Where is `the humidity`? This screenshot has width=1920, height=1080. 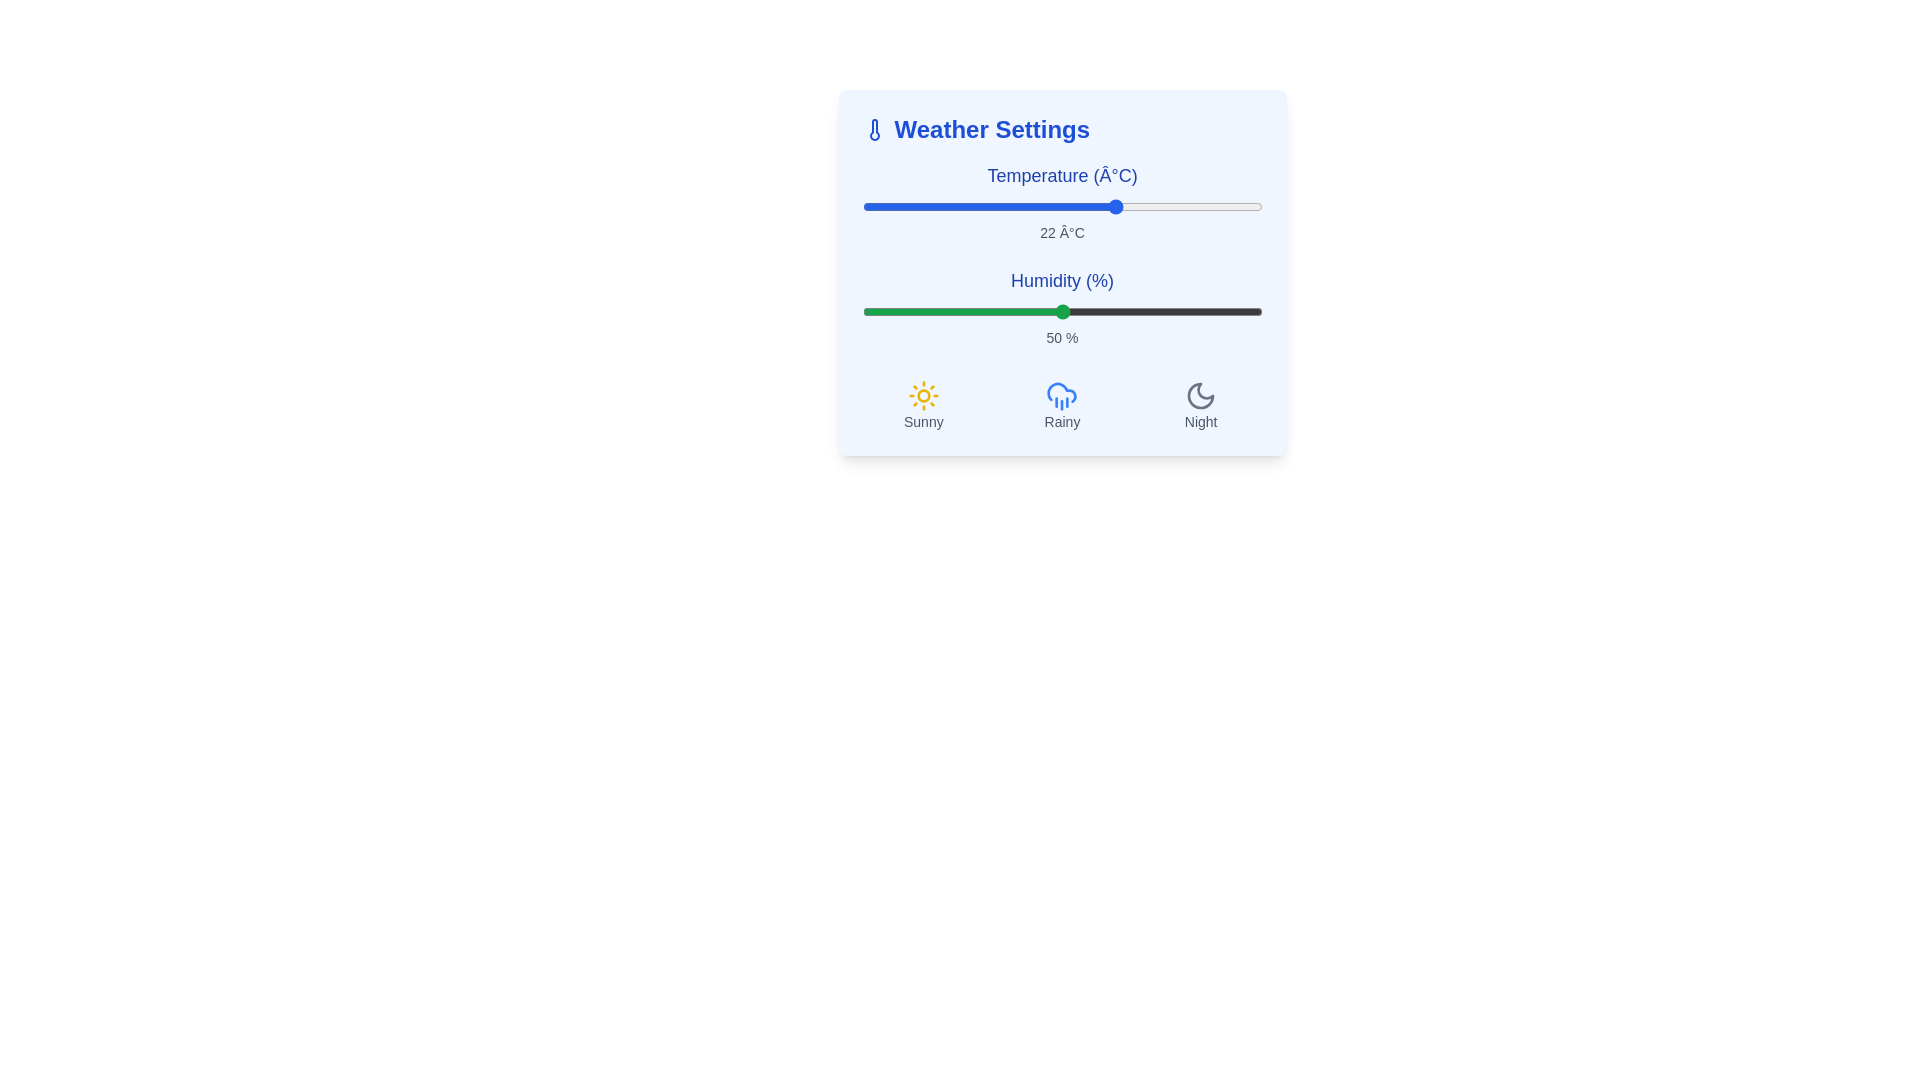
the humidity is located at coordinates (1186, 312).